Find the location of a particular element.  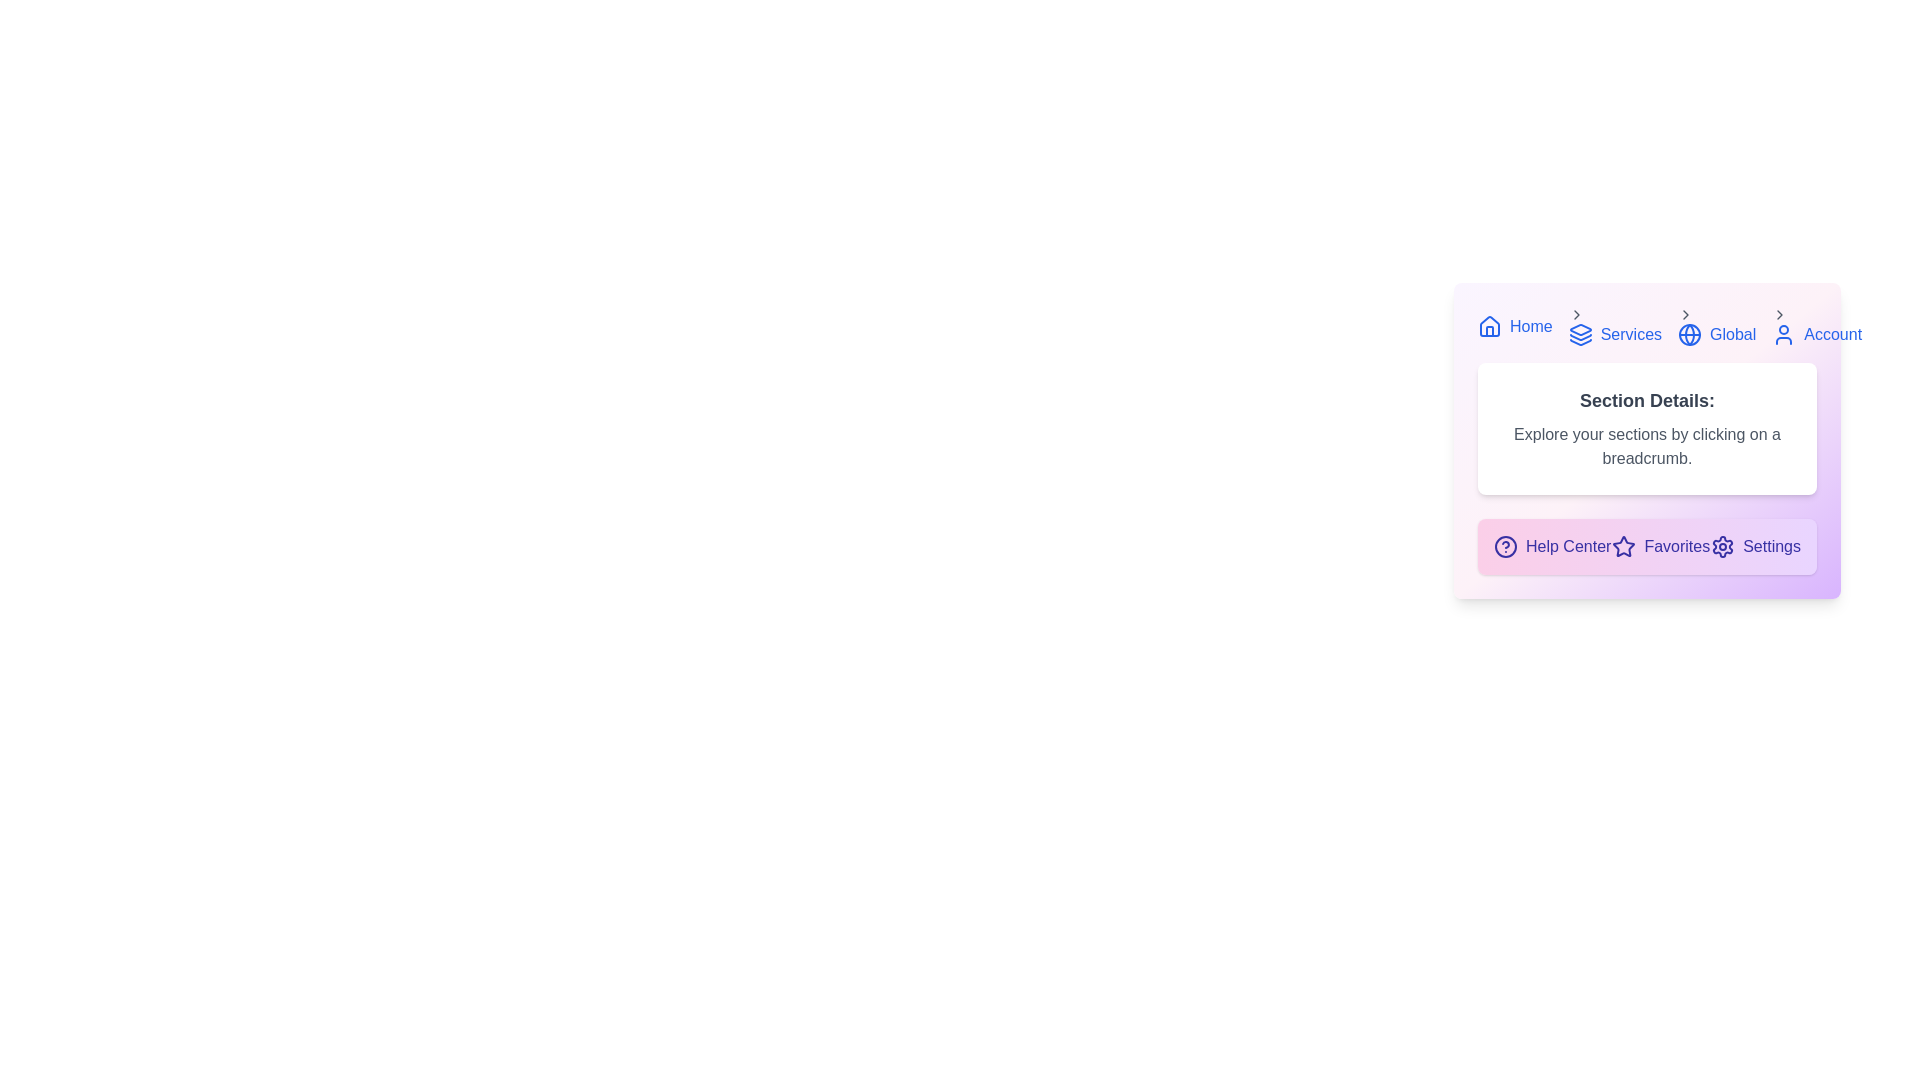

the chevron-right icon in the breadcrumb navigation, which indicates progression towards the 'Account' section is located at coordinates (1780, 315).